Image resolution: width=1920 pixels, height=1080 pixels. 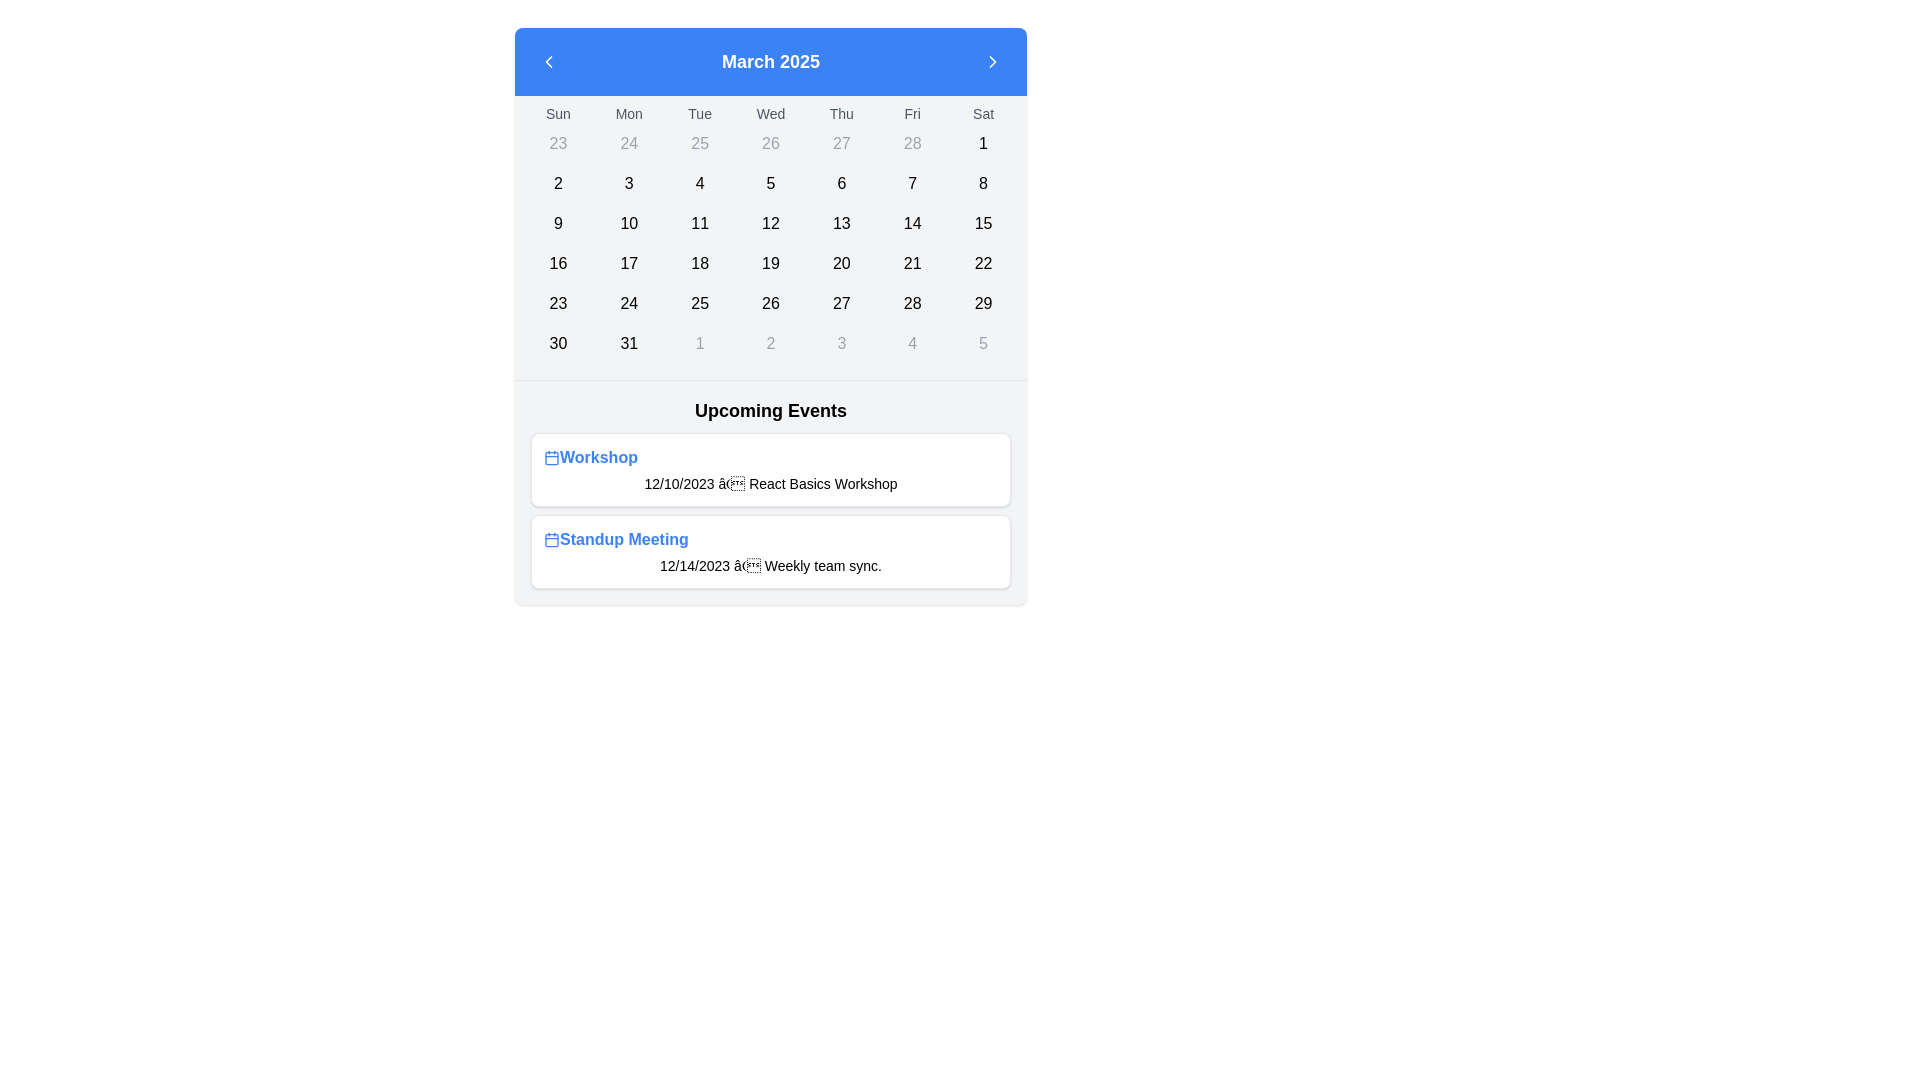 What do you see at coordinates (841, 184) in the screenshot?
I see `the selectable date button for the 6th day of the month in the calendar, located under 'Thu' in the fourth row and fifth column, to change its background color` at bounding box center [841, 184].